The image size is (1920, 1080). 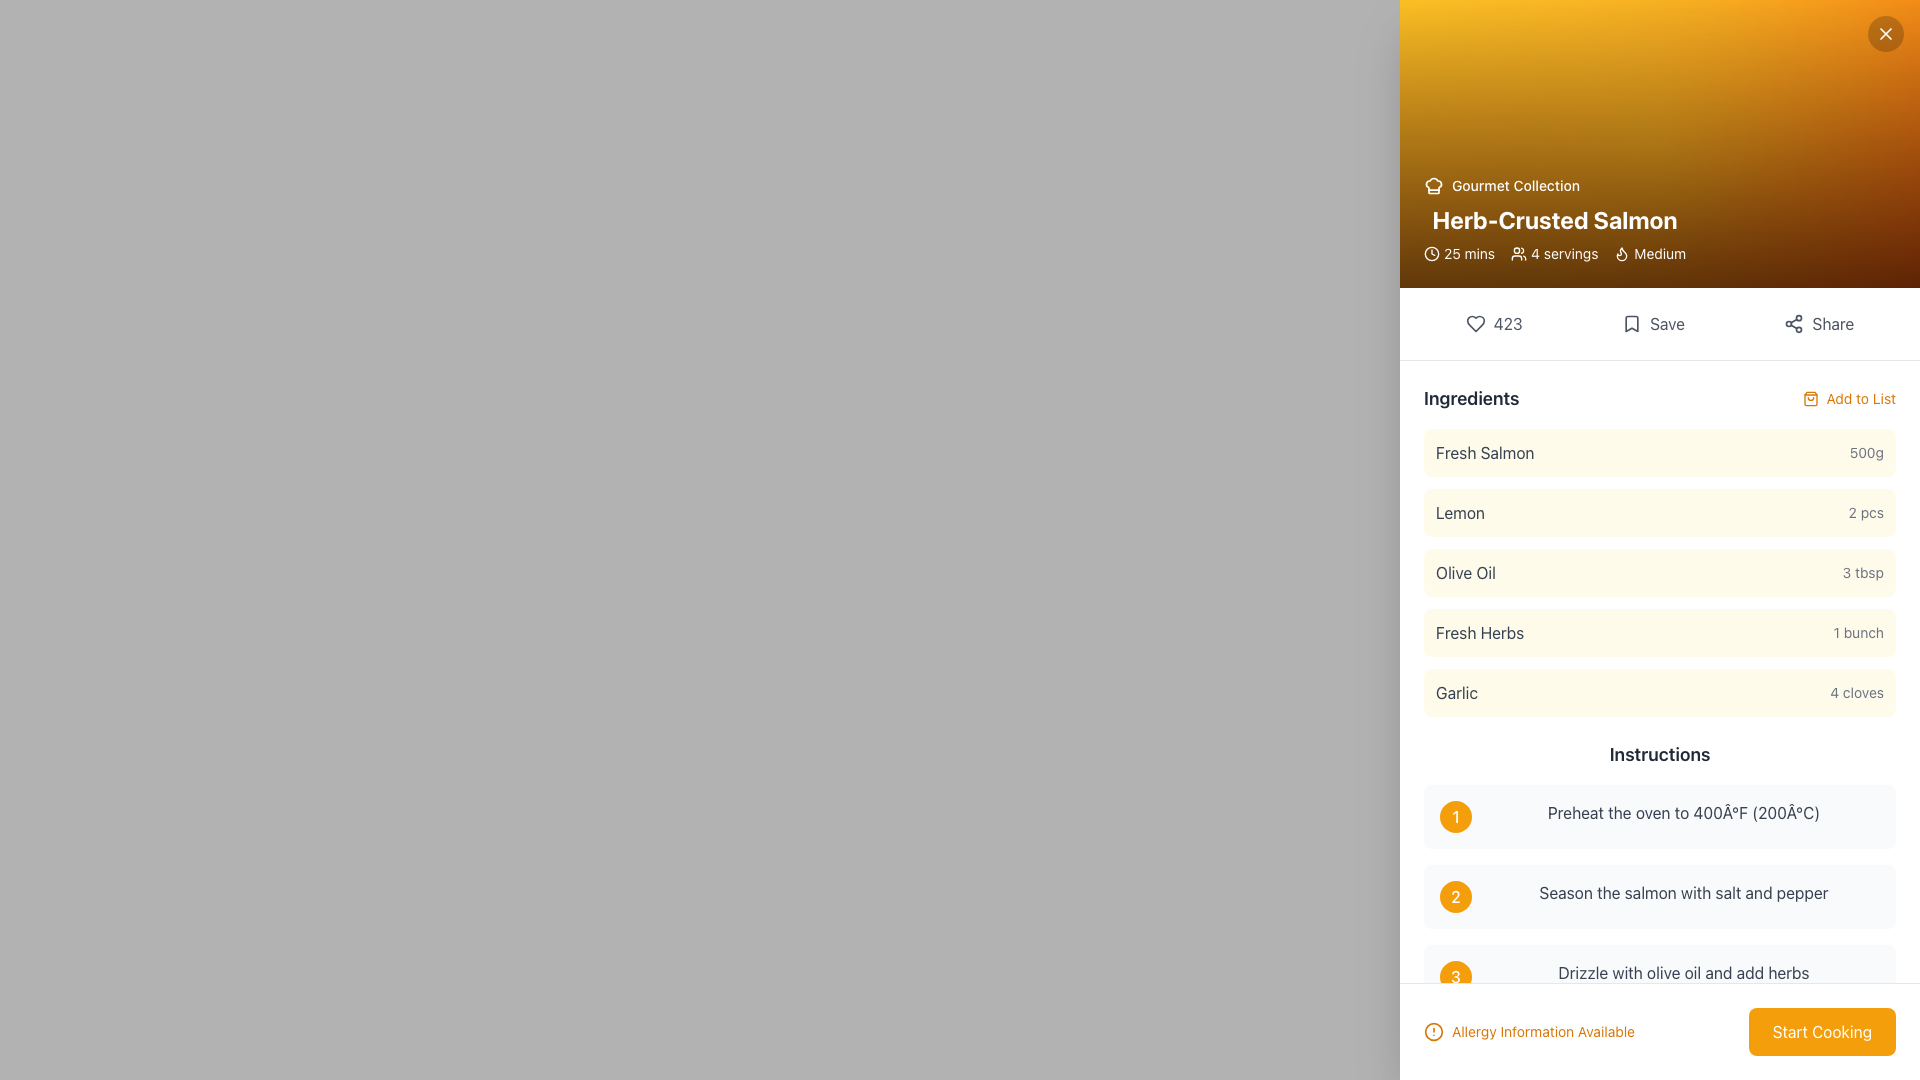 What do you see at coordinates (1660, 755) in the screenshot?
I see `the text label that serves as the heading for the cooking instructions section, located above the list of cooking steps` at bounding box center [1660, 755].